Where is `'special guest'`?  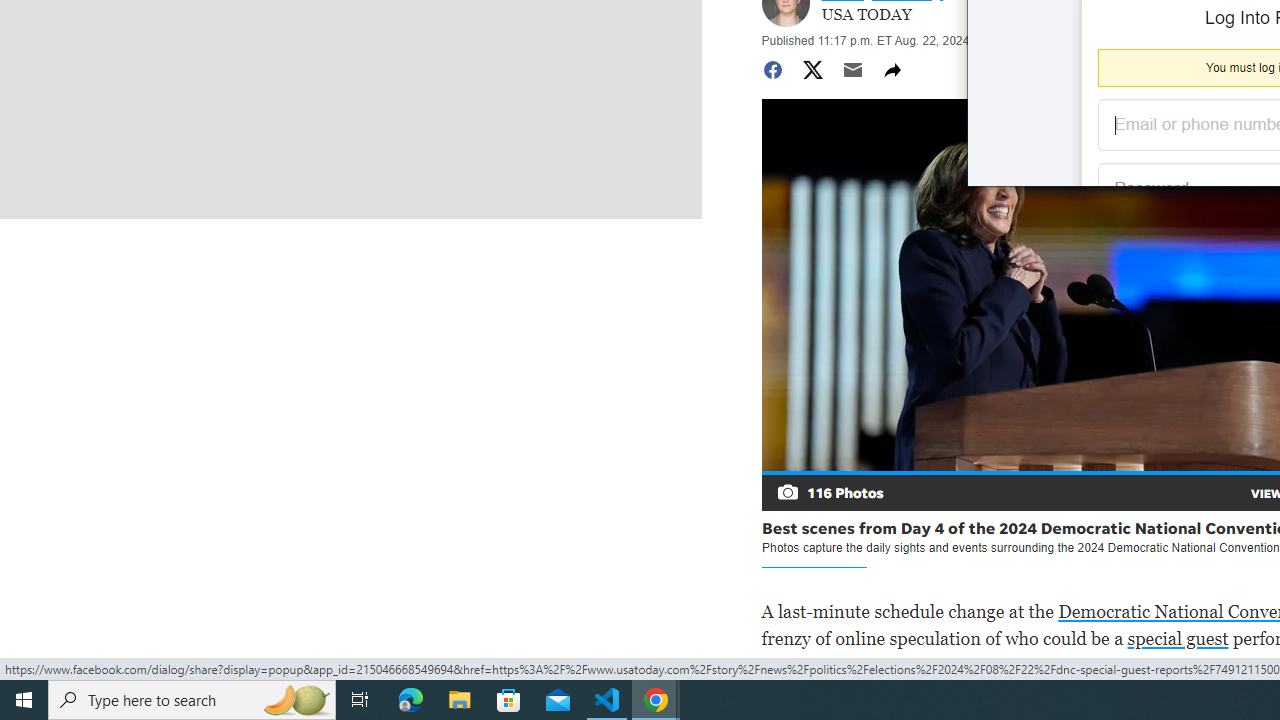
'special guest' is located at coordinates (1177, 638).